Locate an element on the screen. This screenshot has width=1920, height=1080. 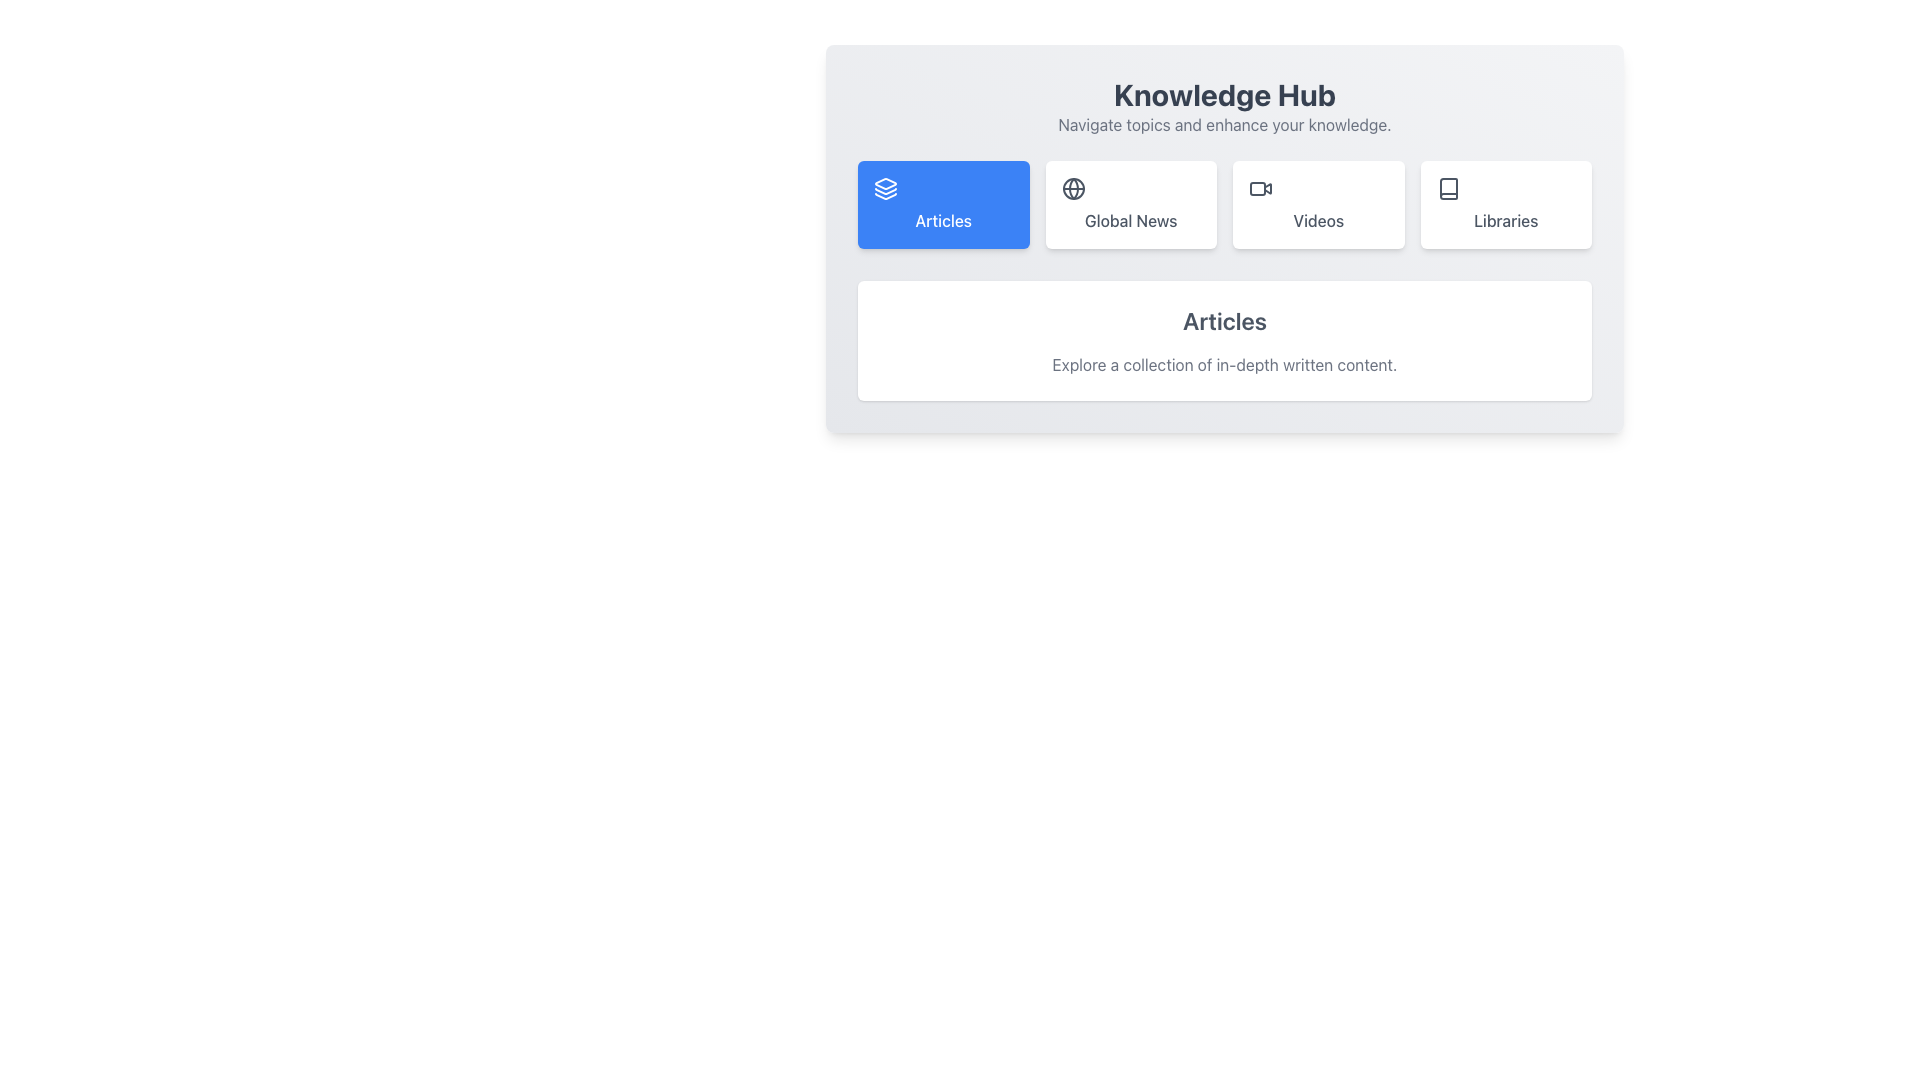
header text element displaying 'Articles' in large, bold, dark gray font, positioned above the subtext is located at coordinates (1223, 319).